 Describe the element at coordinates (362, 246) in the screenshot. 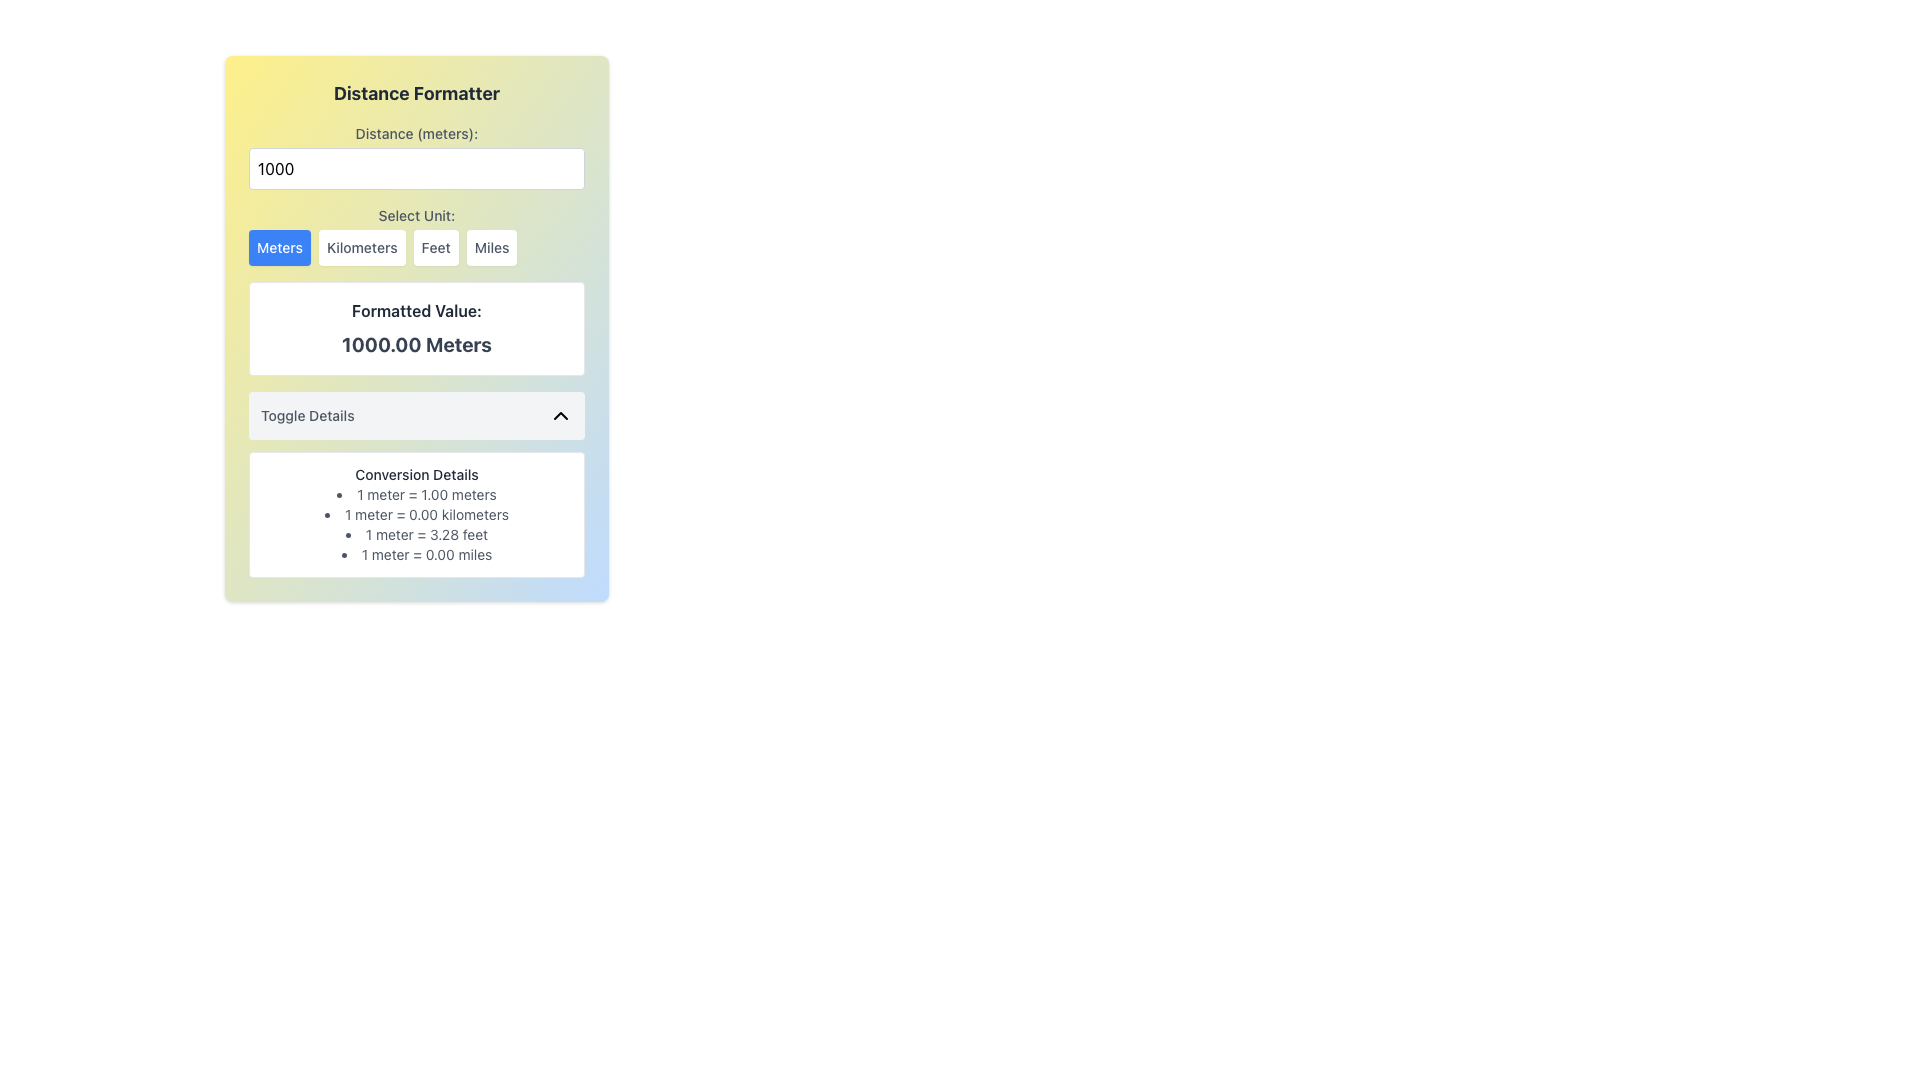

I see `the 'Kilometers' button in the 'Select Unit' section` at that location.